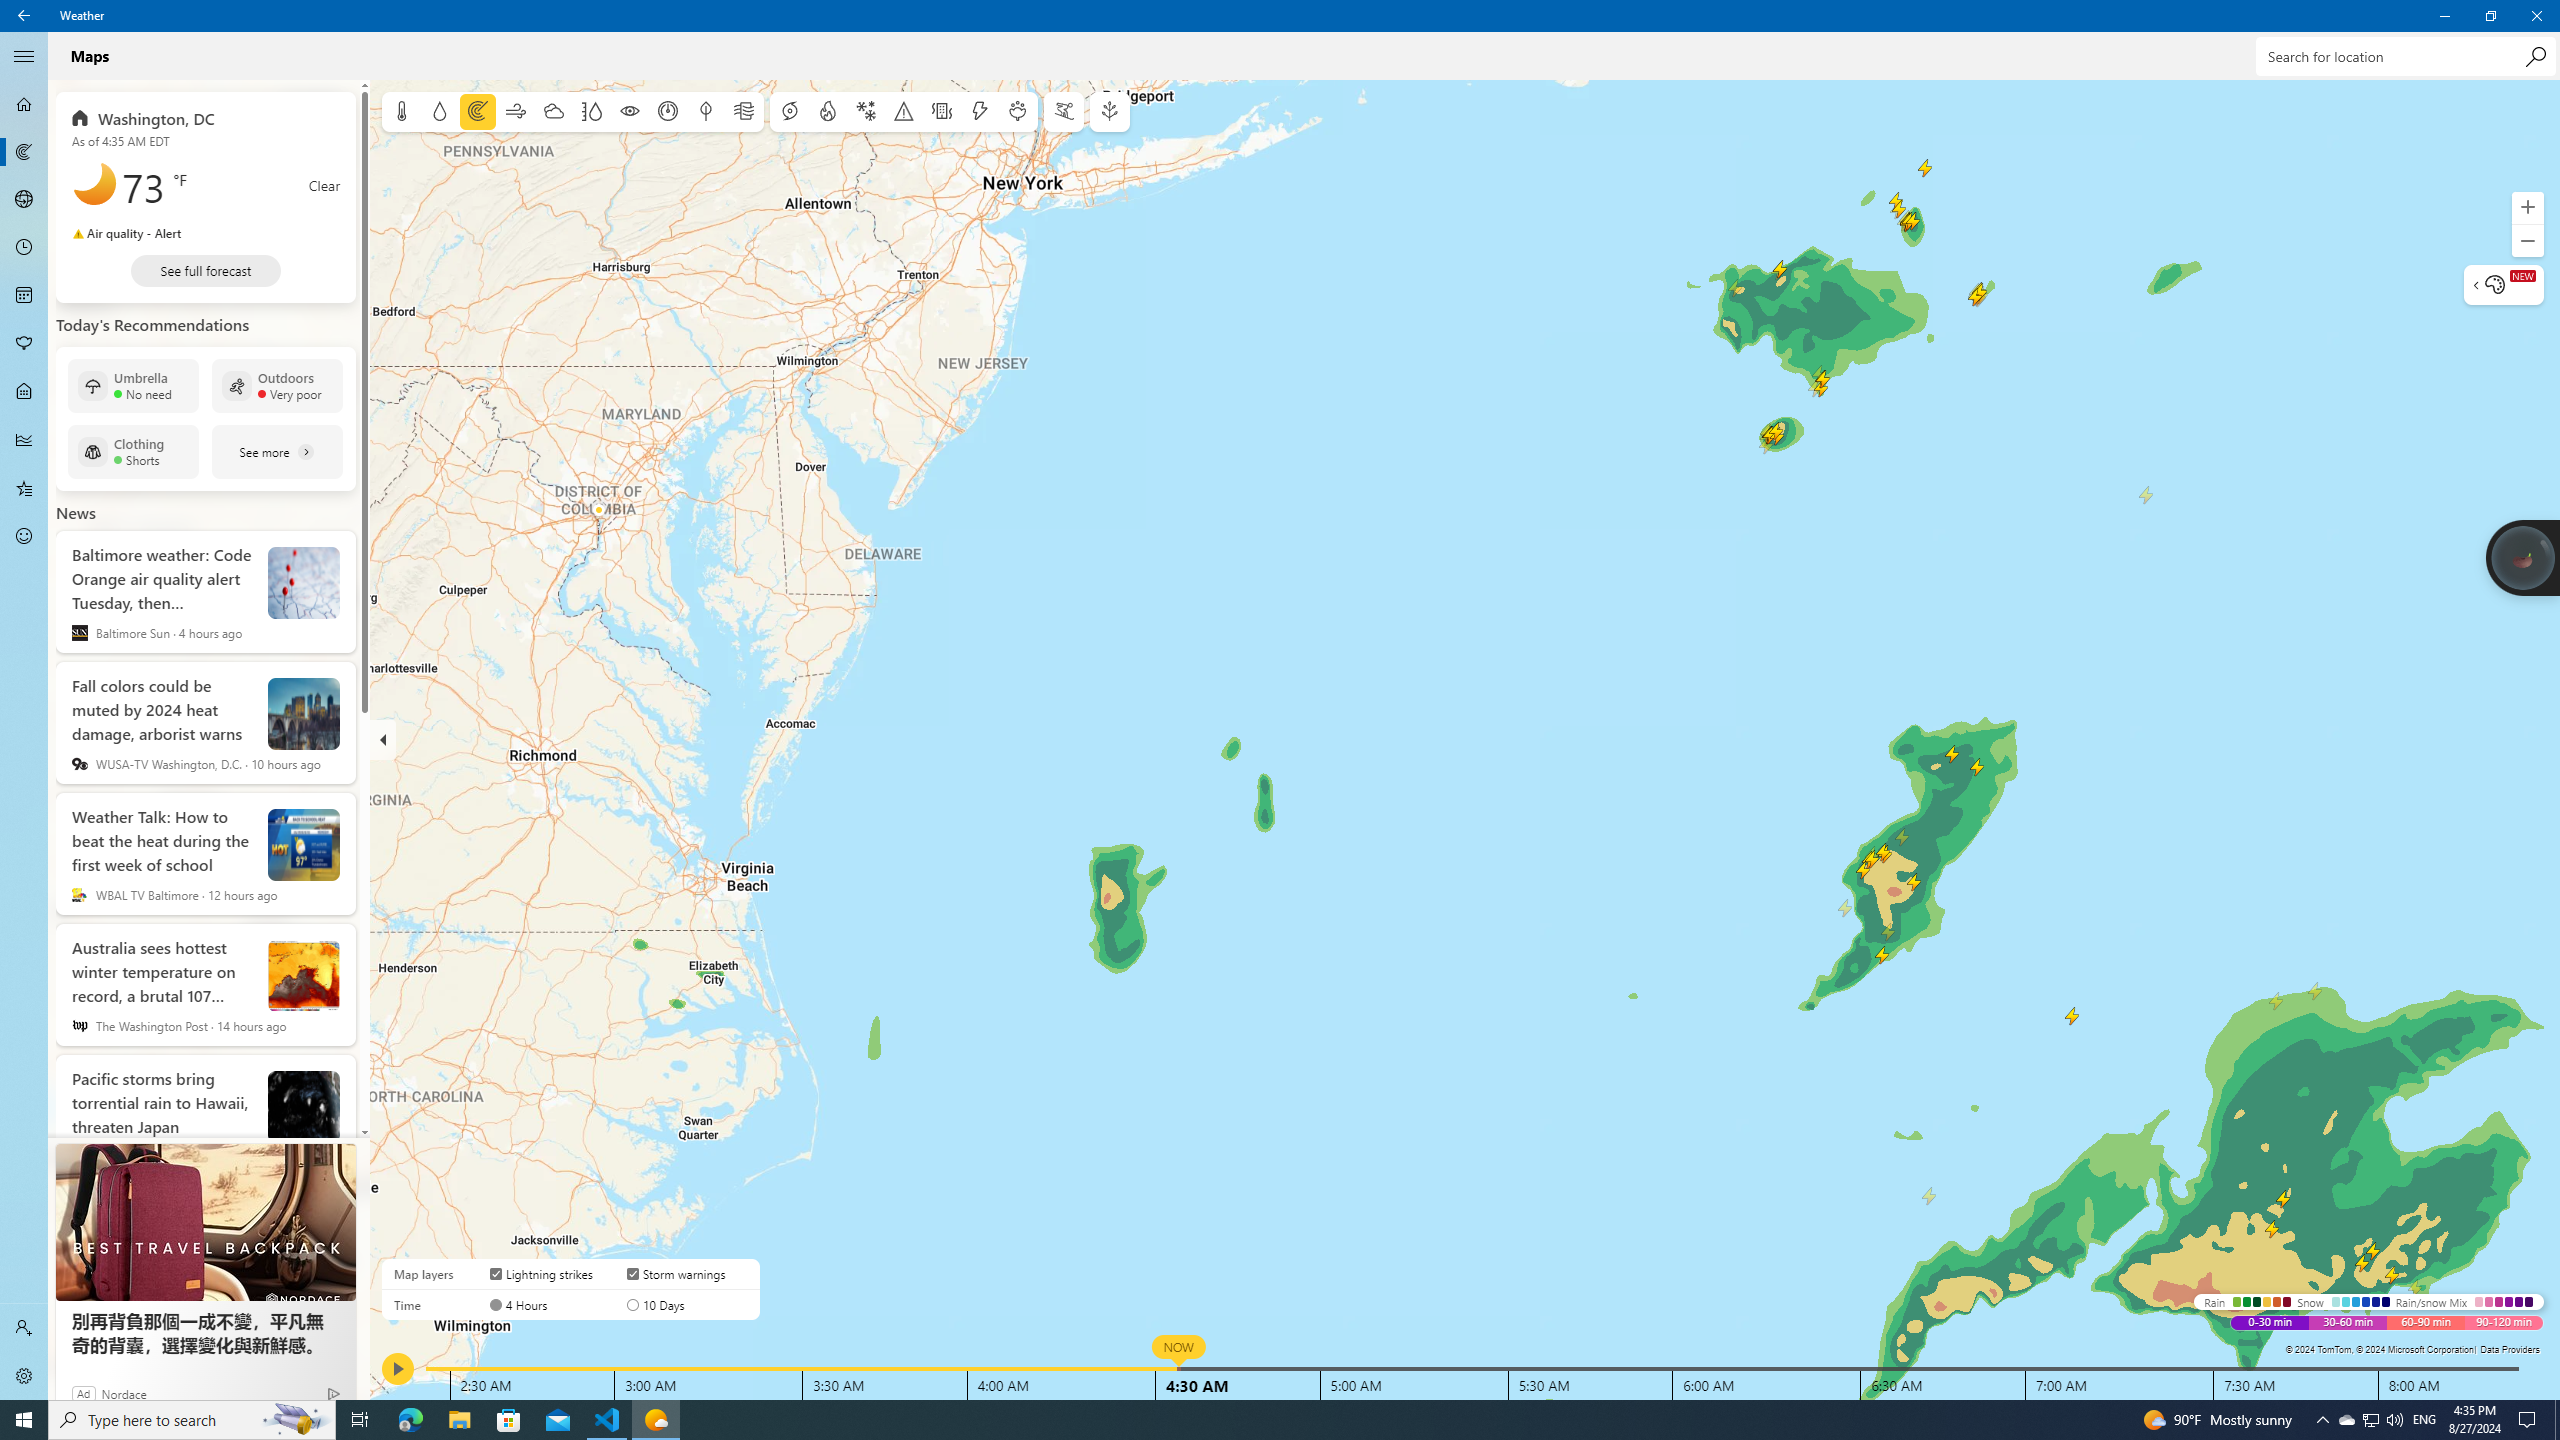 The height and width of the screenshot is (1440, 2560). Describe the element at coordinates (24, 55) in the screenshot. I see `'Collapse Navigation'` at that location.